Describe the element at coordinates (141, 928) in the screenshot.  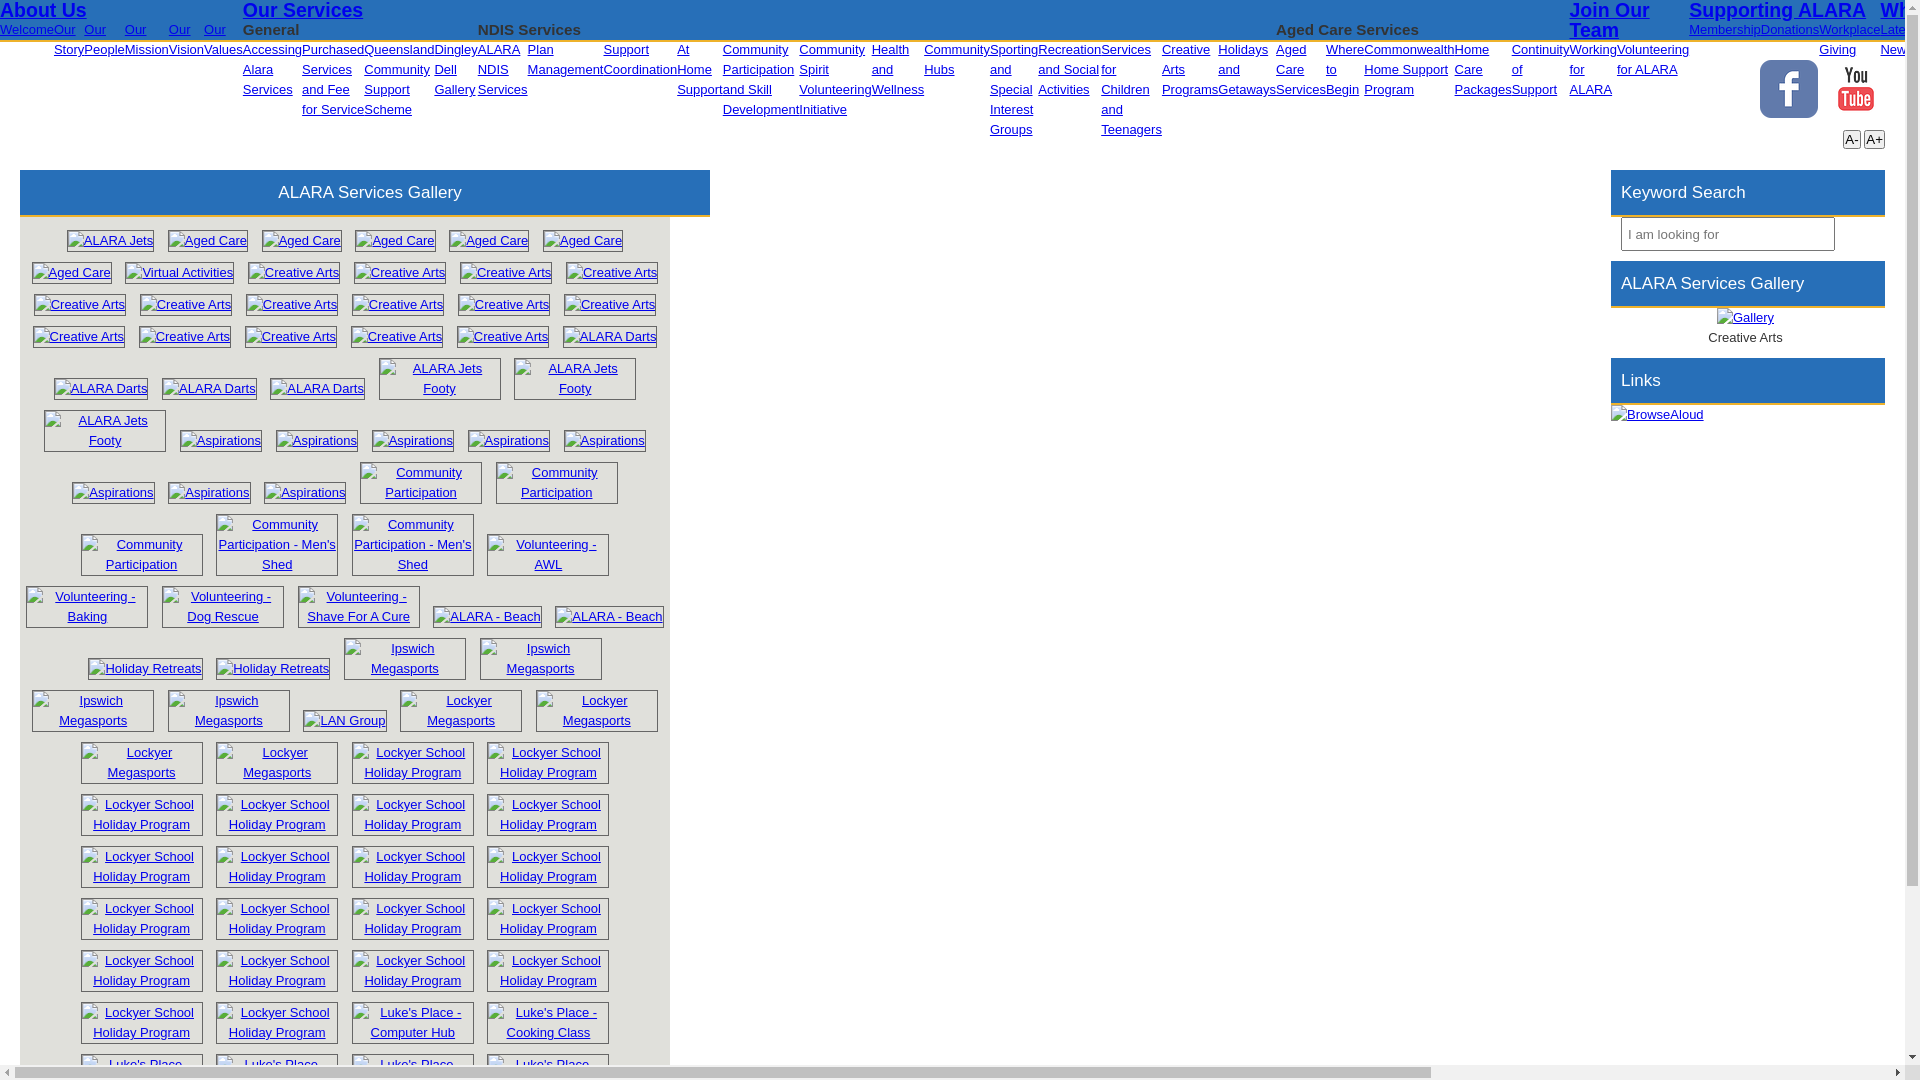
I see `'Lockyer School Holiday Program'` at that location.